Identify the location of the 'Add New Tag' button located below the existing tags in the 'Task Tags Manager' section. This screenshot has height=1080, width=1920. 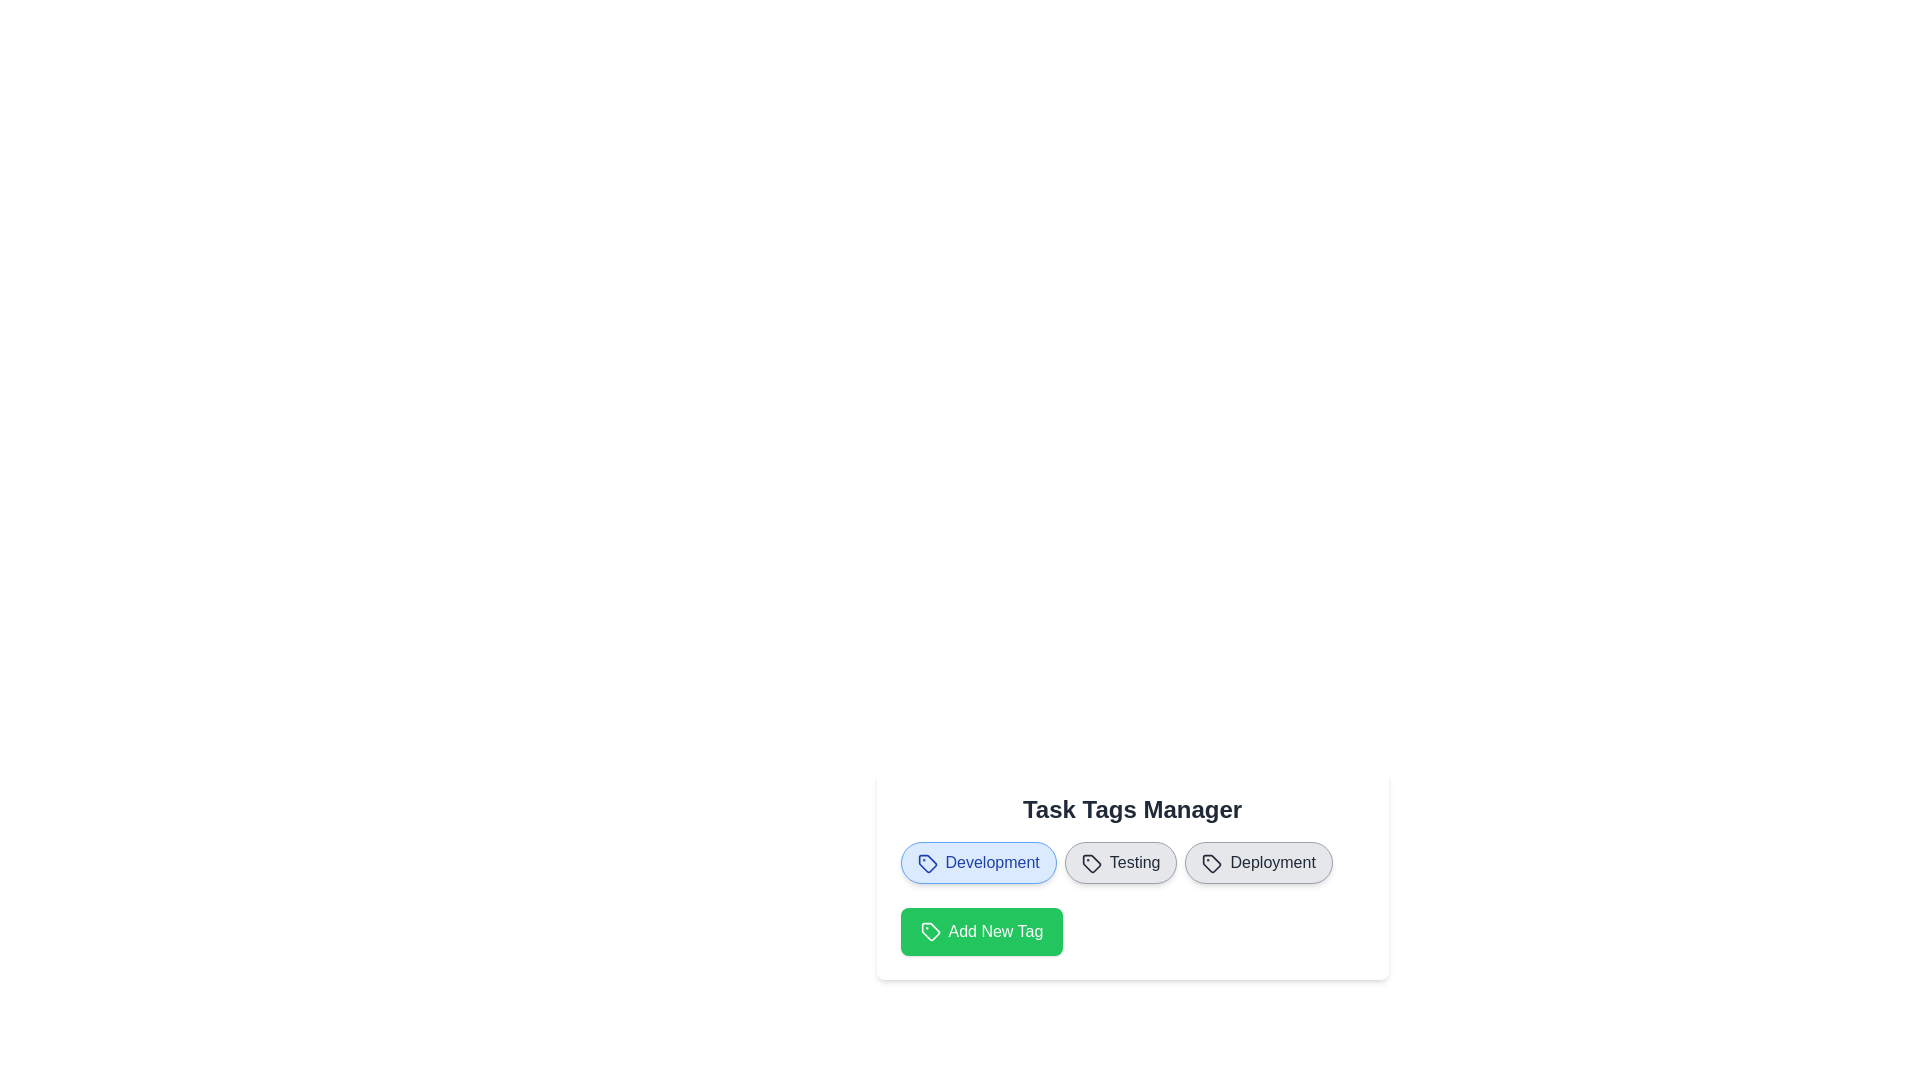
(981, 932).